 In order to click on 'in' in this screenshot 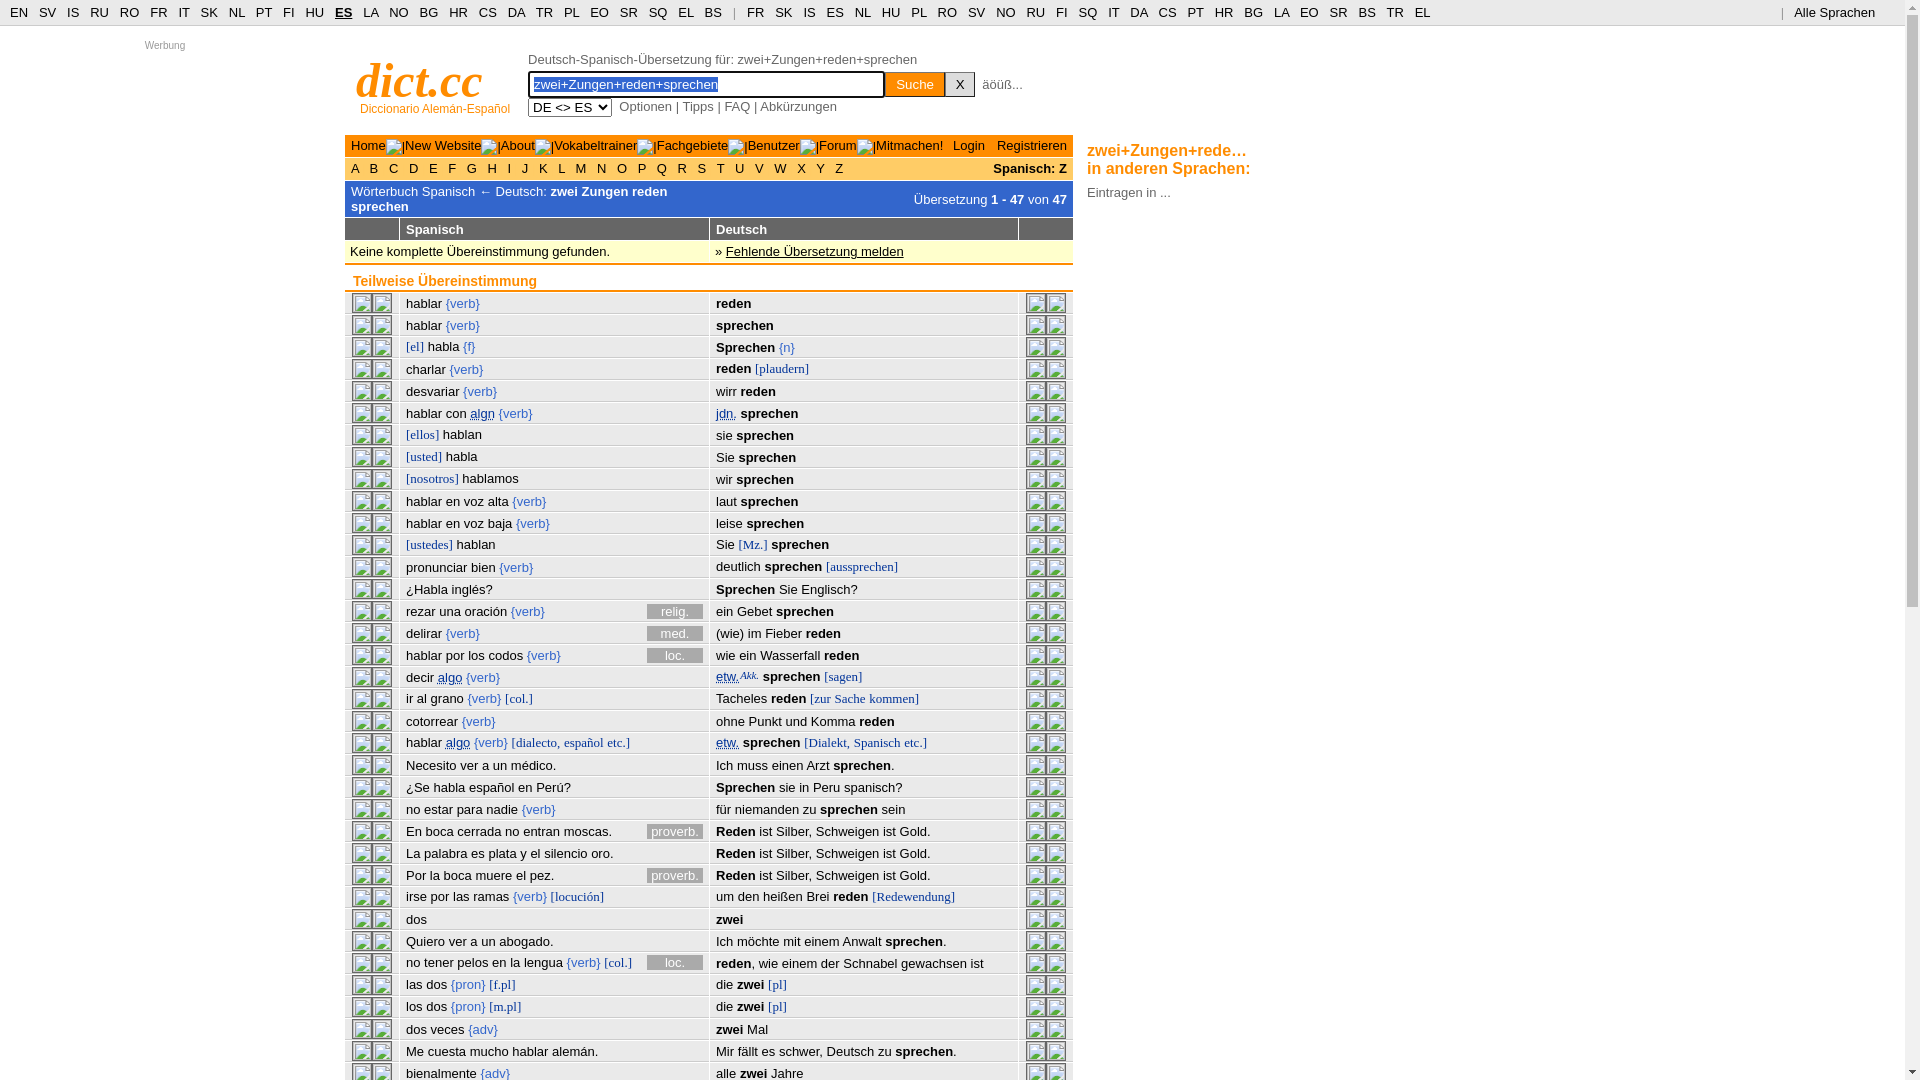, I will do `click(797, 786)`.